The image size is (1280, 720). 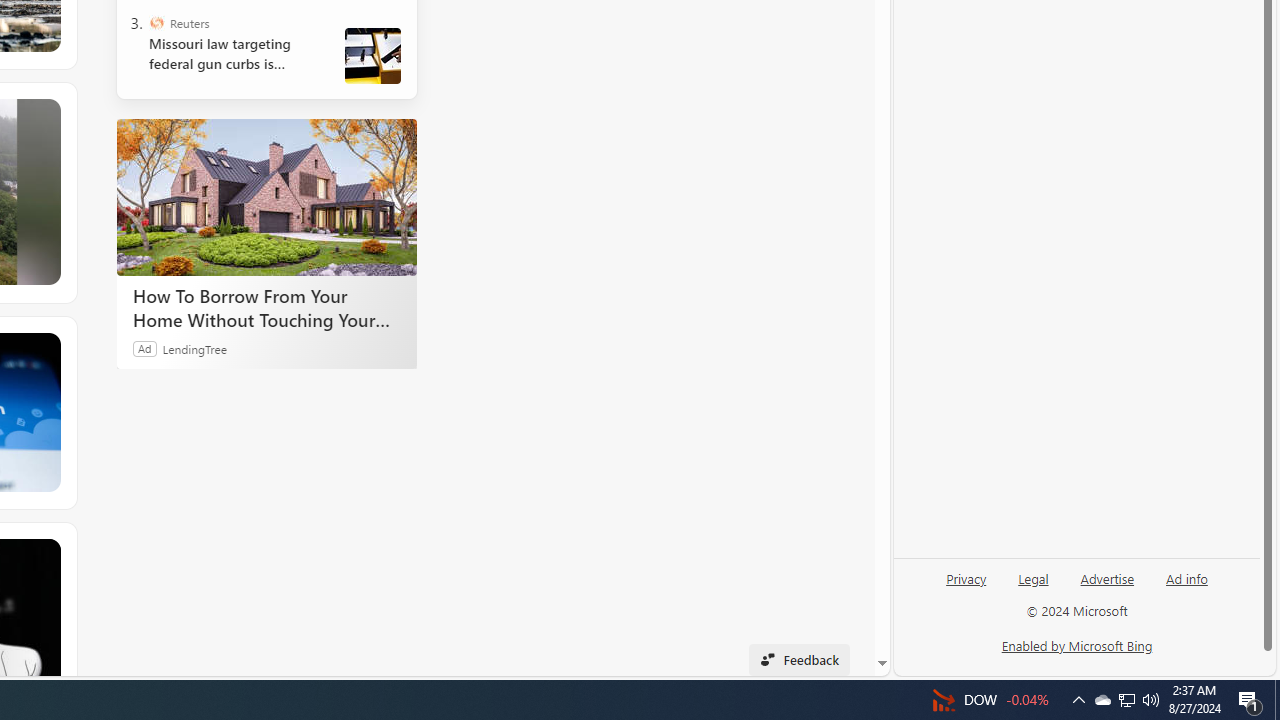 What do you see at coordinates (967, 585) in the screenshot?
I see `'Privacy'` at bounding box center [967, 585].